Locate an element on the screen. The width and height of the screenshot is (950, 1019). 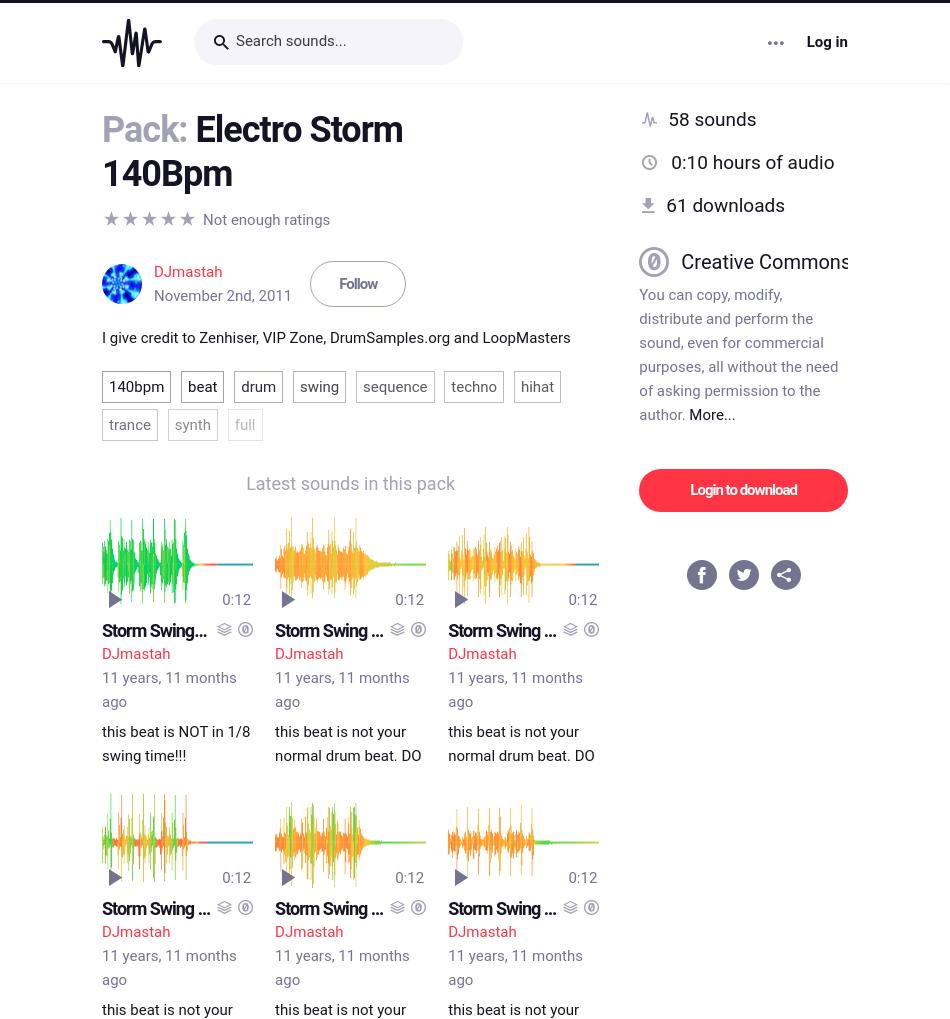
'Latest sounds in this pack' is located at coordinates (349, 479).